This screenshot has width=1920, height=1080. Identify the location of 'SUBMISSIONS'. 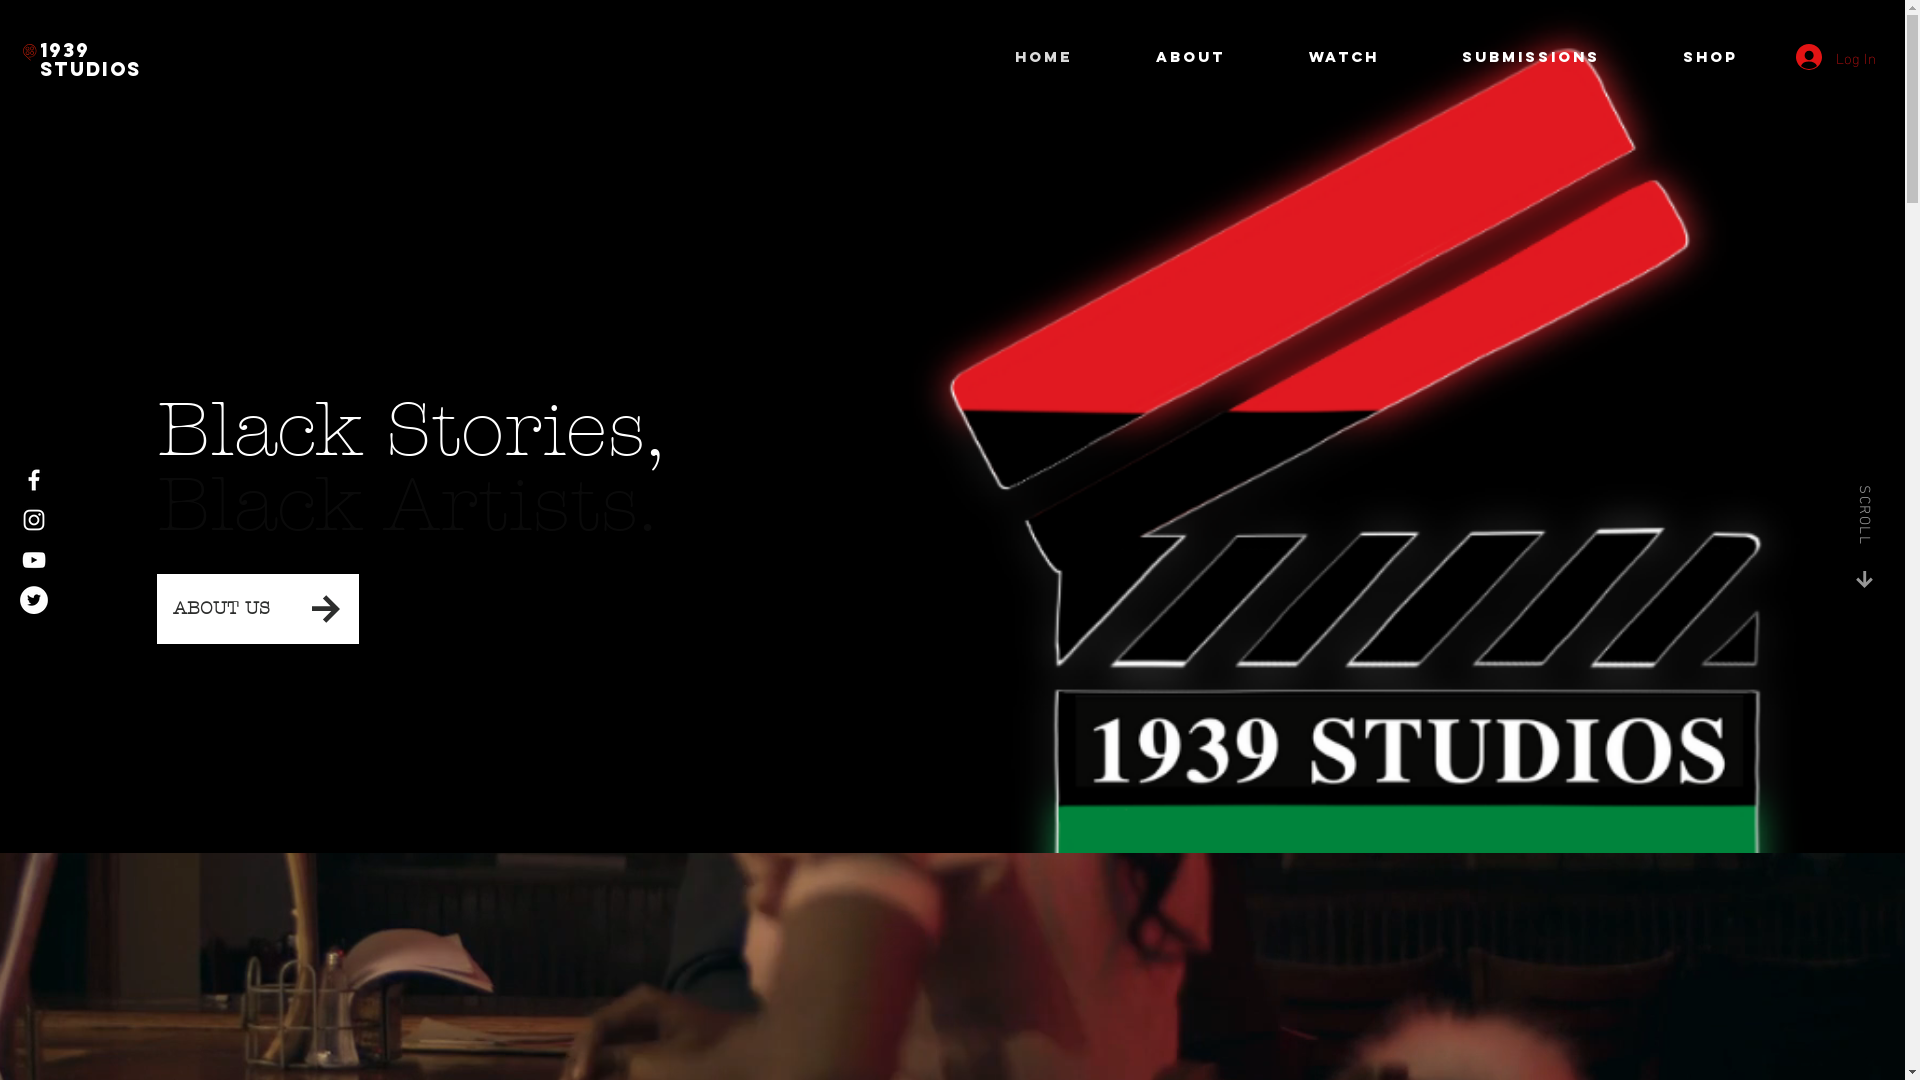
(1554, 56).